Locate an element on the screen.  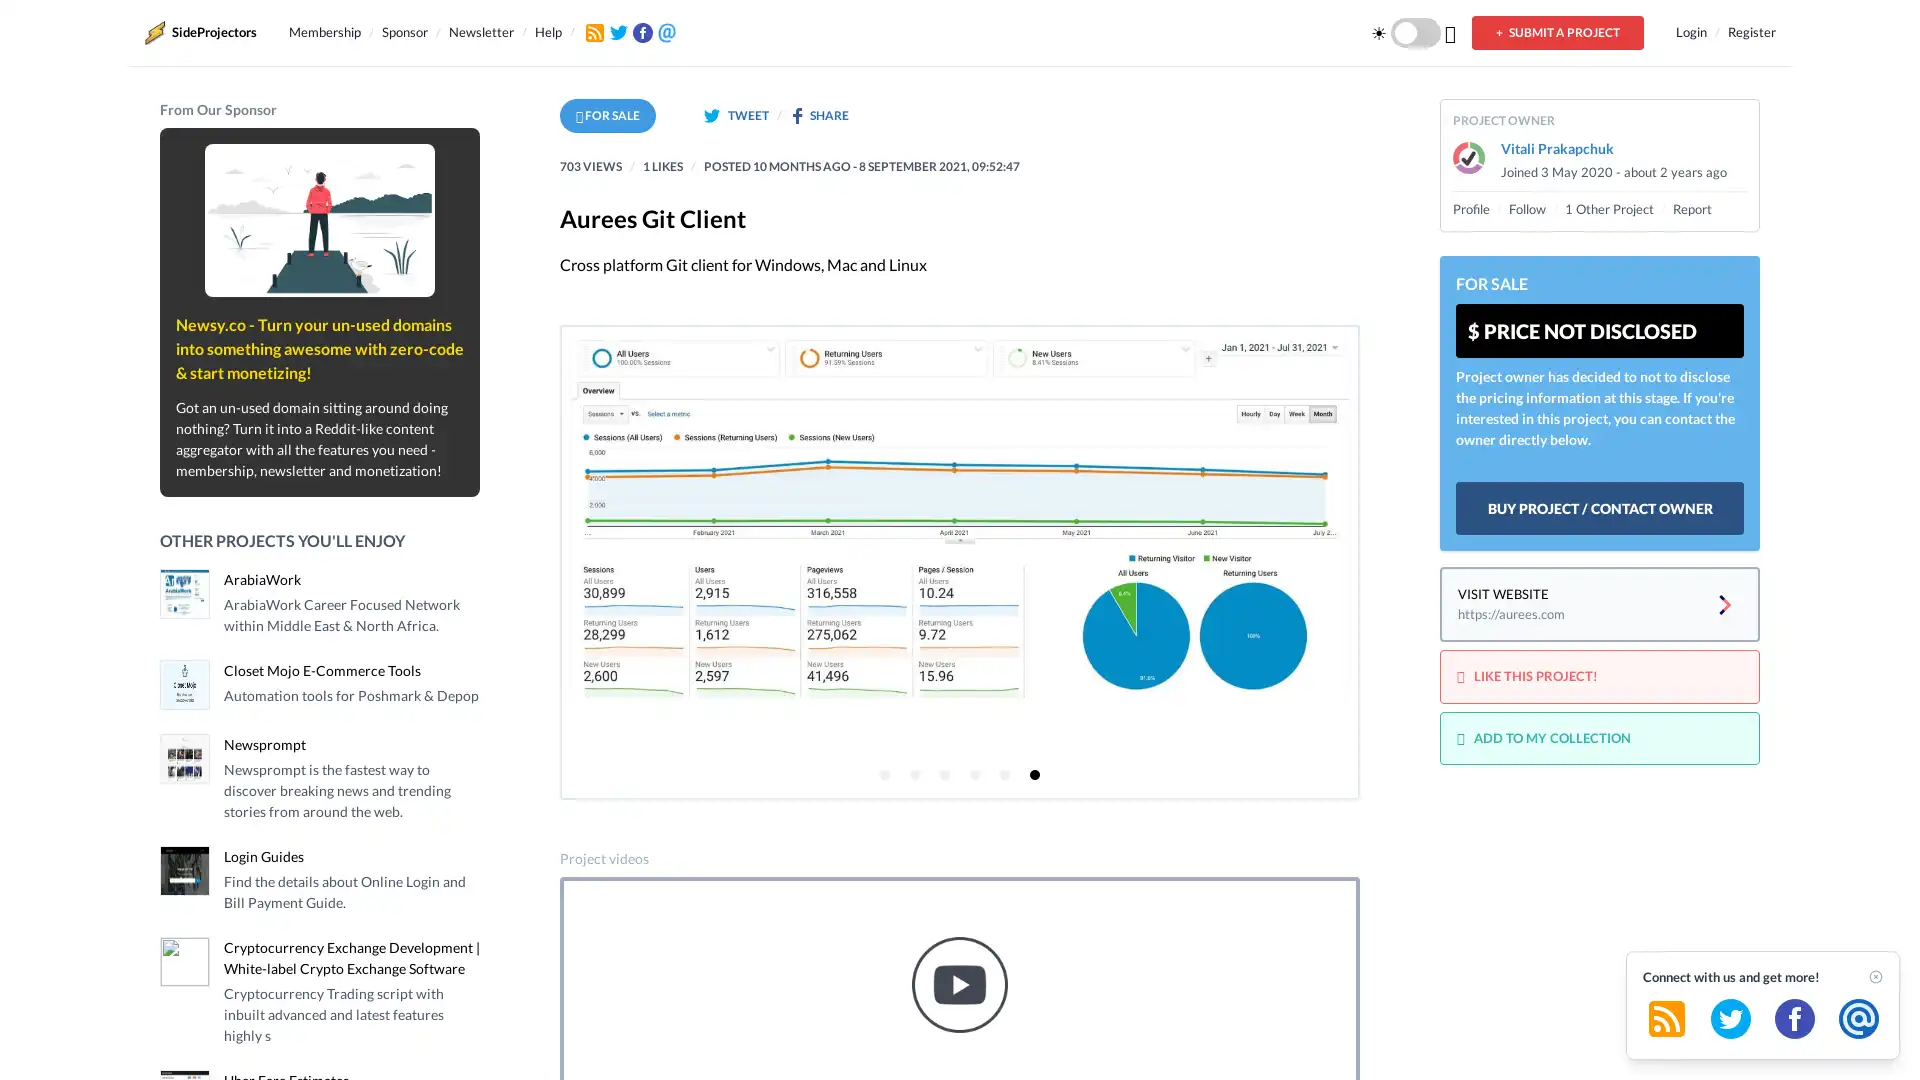
LIKE THIS PROJECT! is located at coordinates (1598, 675).